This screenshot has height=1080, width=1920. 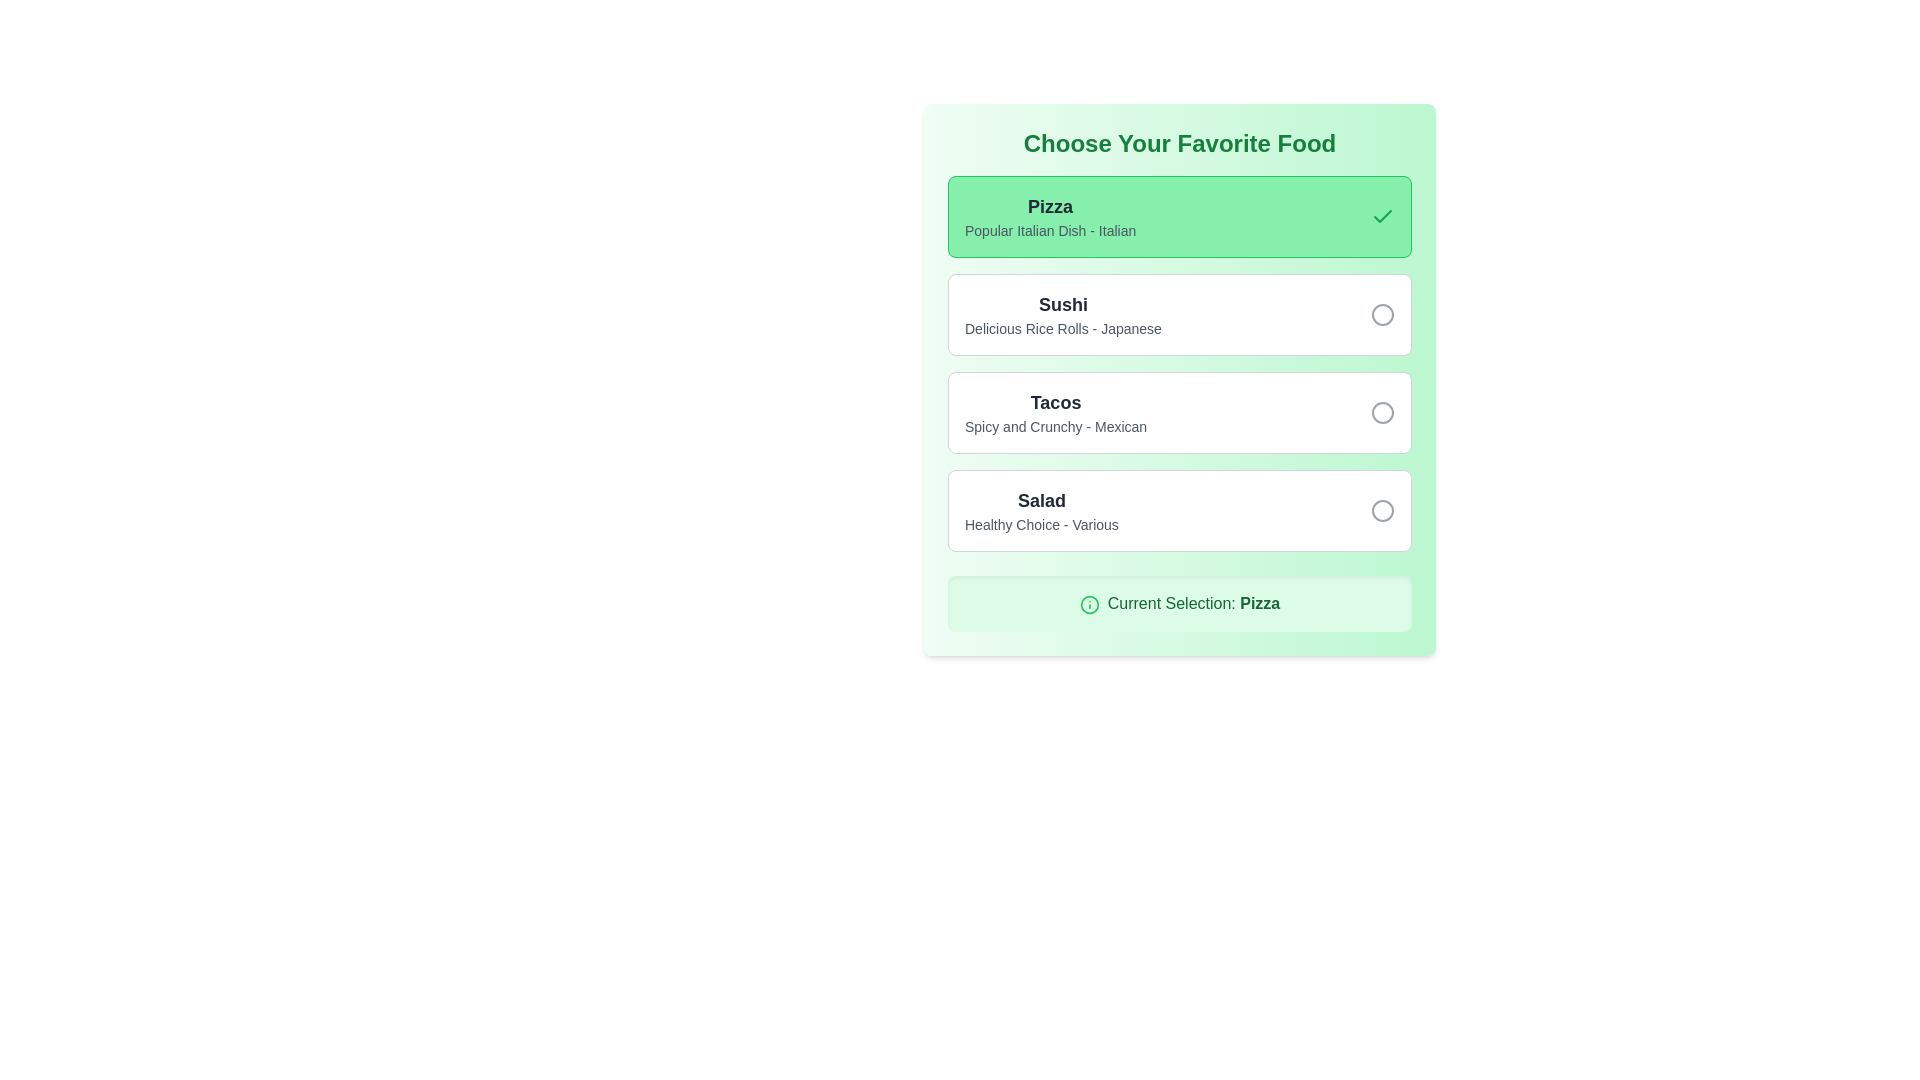 I want to click on the text 'Salad' in the selection panel, so click(x=1040, y=509).